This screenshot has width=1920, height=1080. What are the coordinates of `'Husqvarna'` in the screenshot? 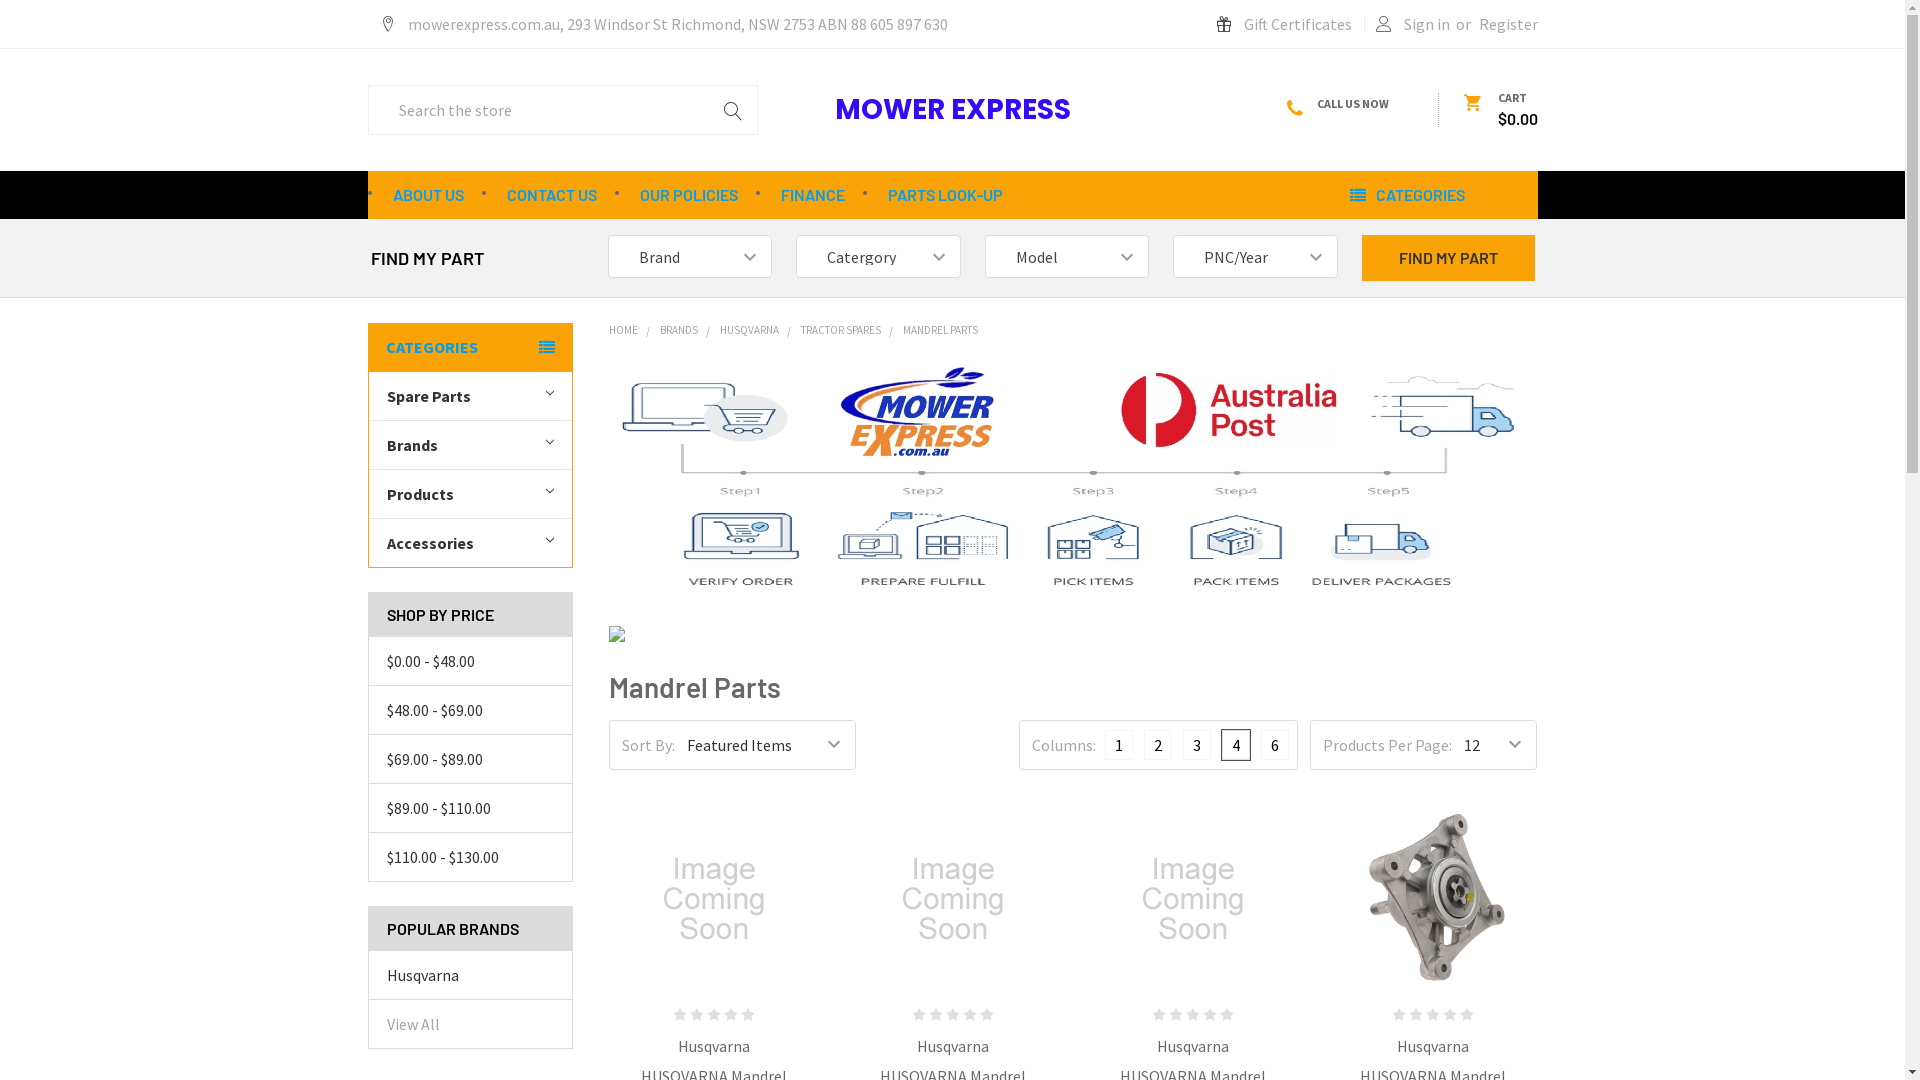 It's located at (468, 974).